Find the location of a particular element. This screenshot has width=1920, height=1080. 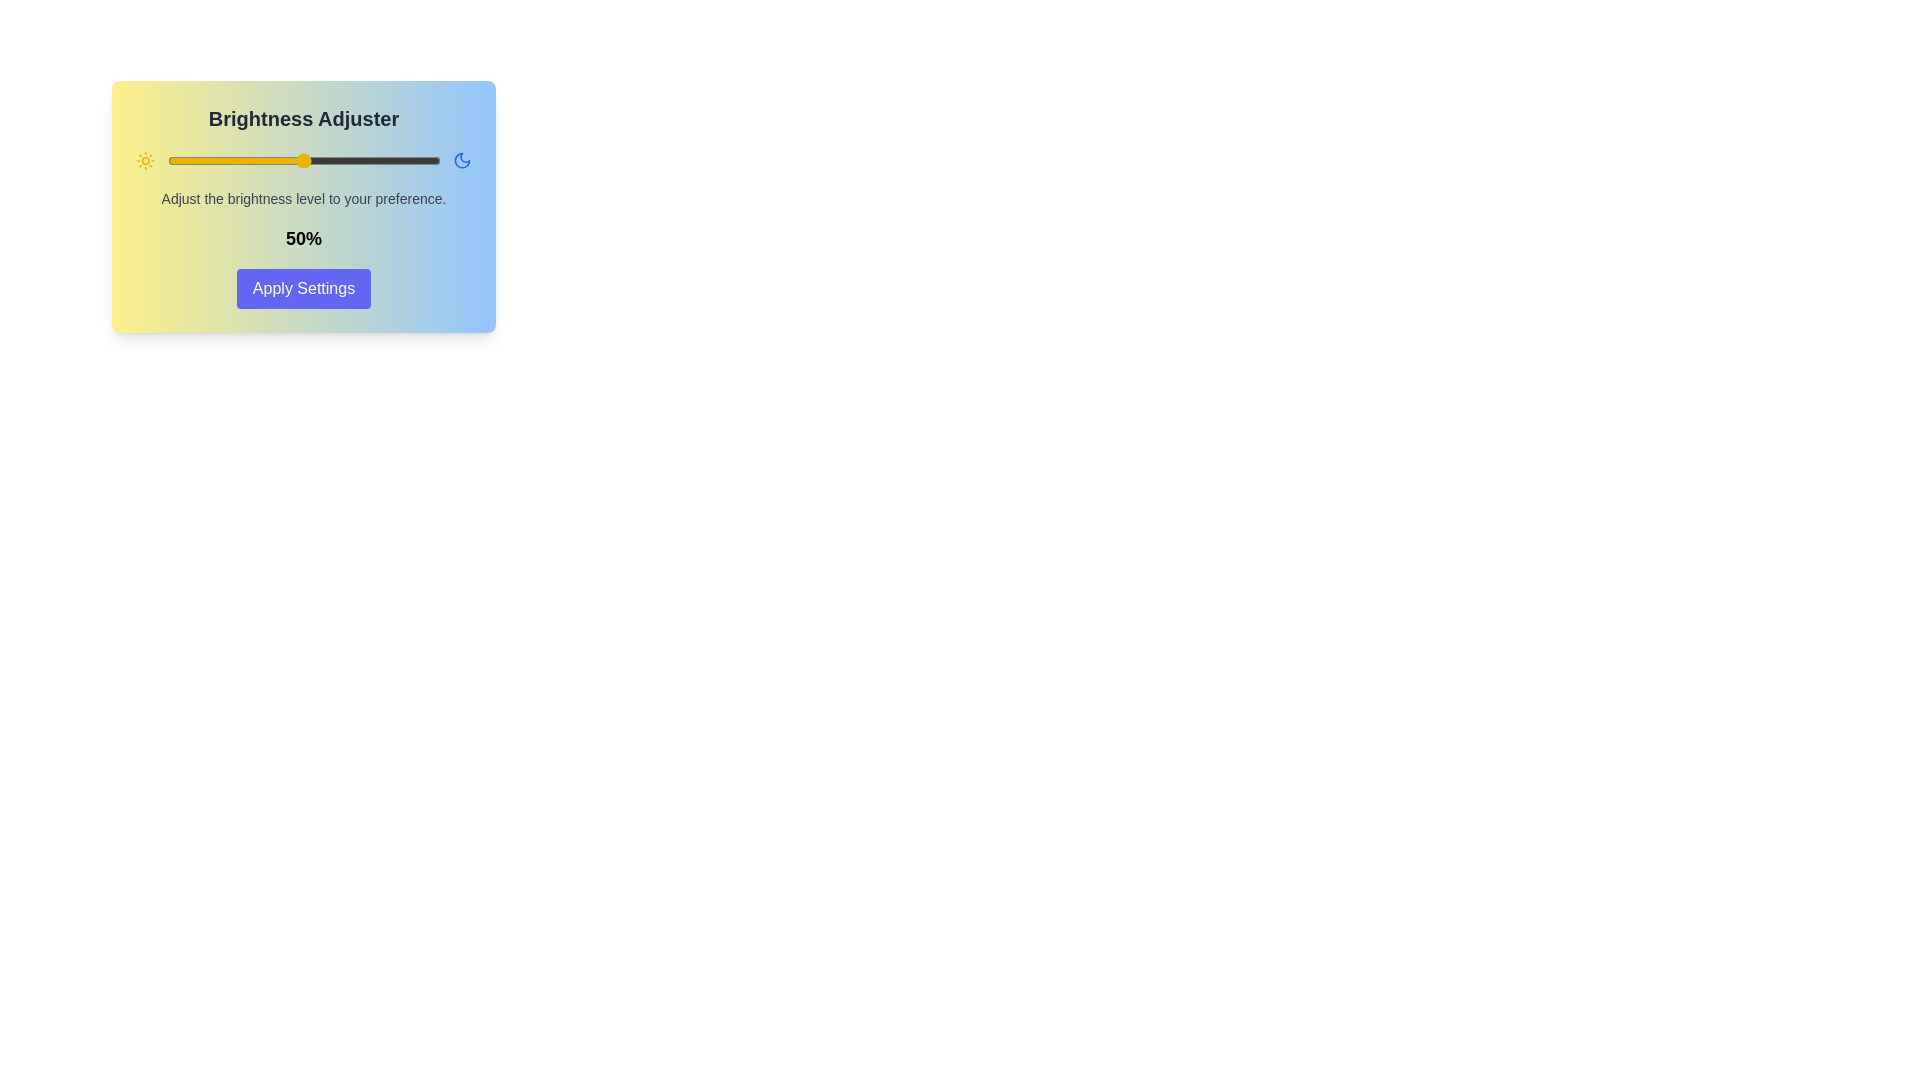

the brightness slider to 15% is located at coordinates (208, 160).